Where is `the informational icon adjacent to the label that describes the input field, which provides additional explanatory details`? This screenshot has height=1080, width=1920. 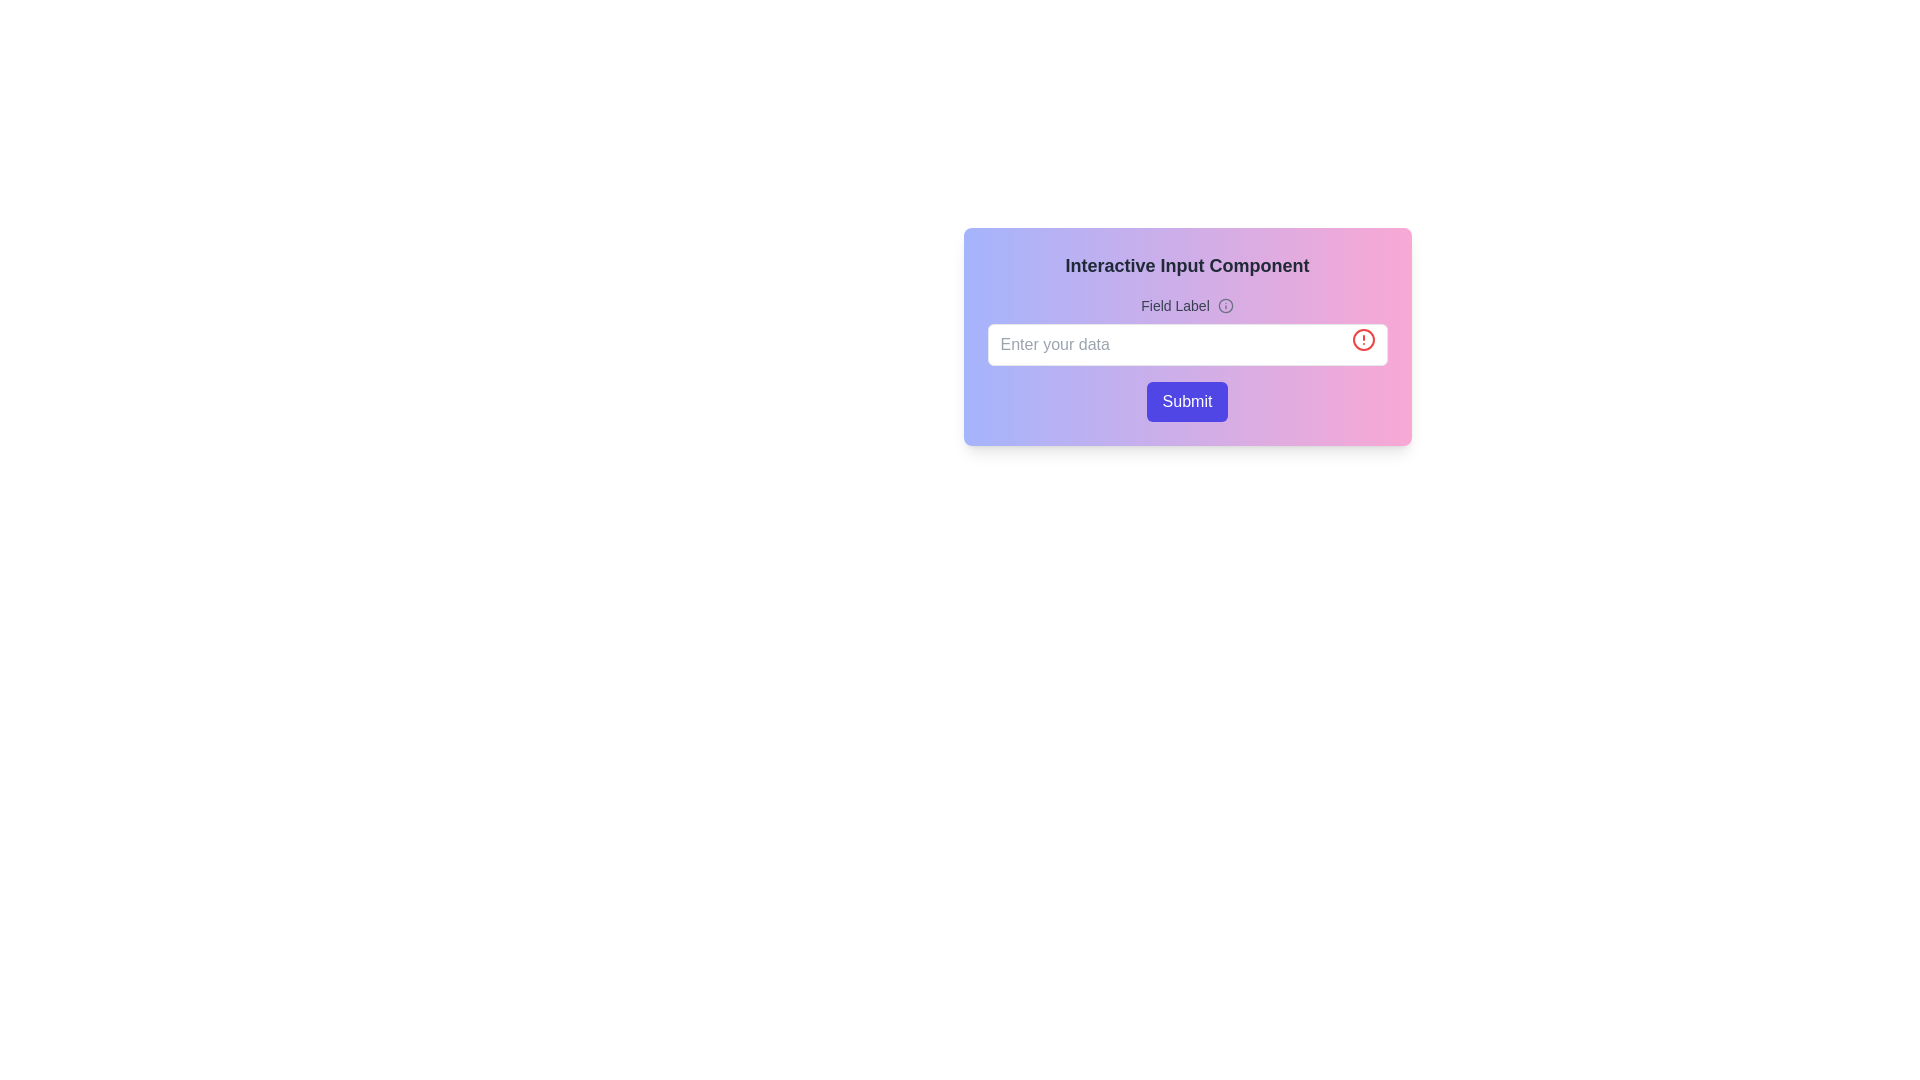 the informational icon adjacent to the label that describes the input field, which provides additional explanatory details is located at coordinates (1187, 305).